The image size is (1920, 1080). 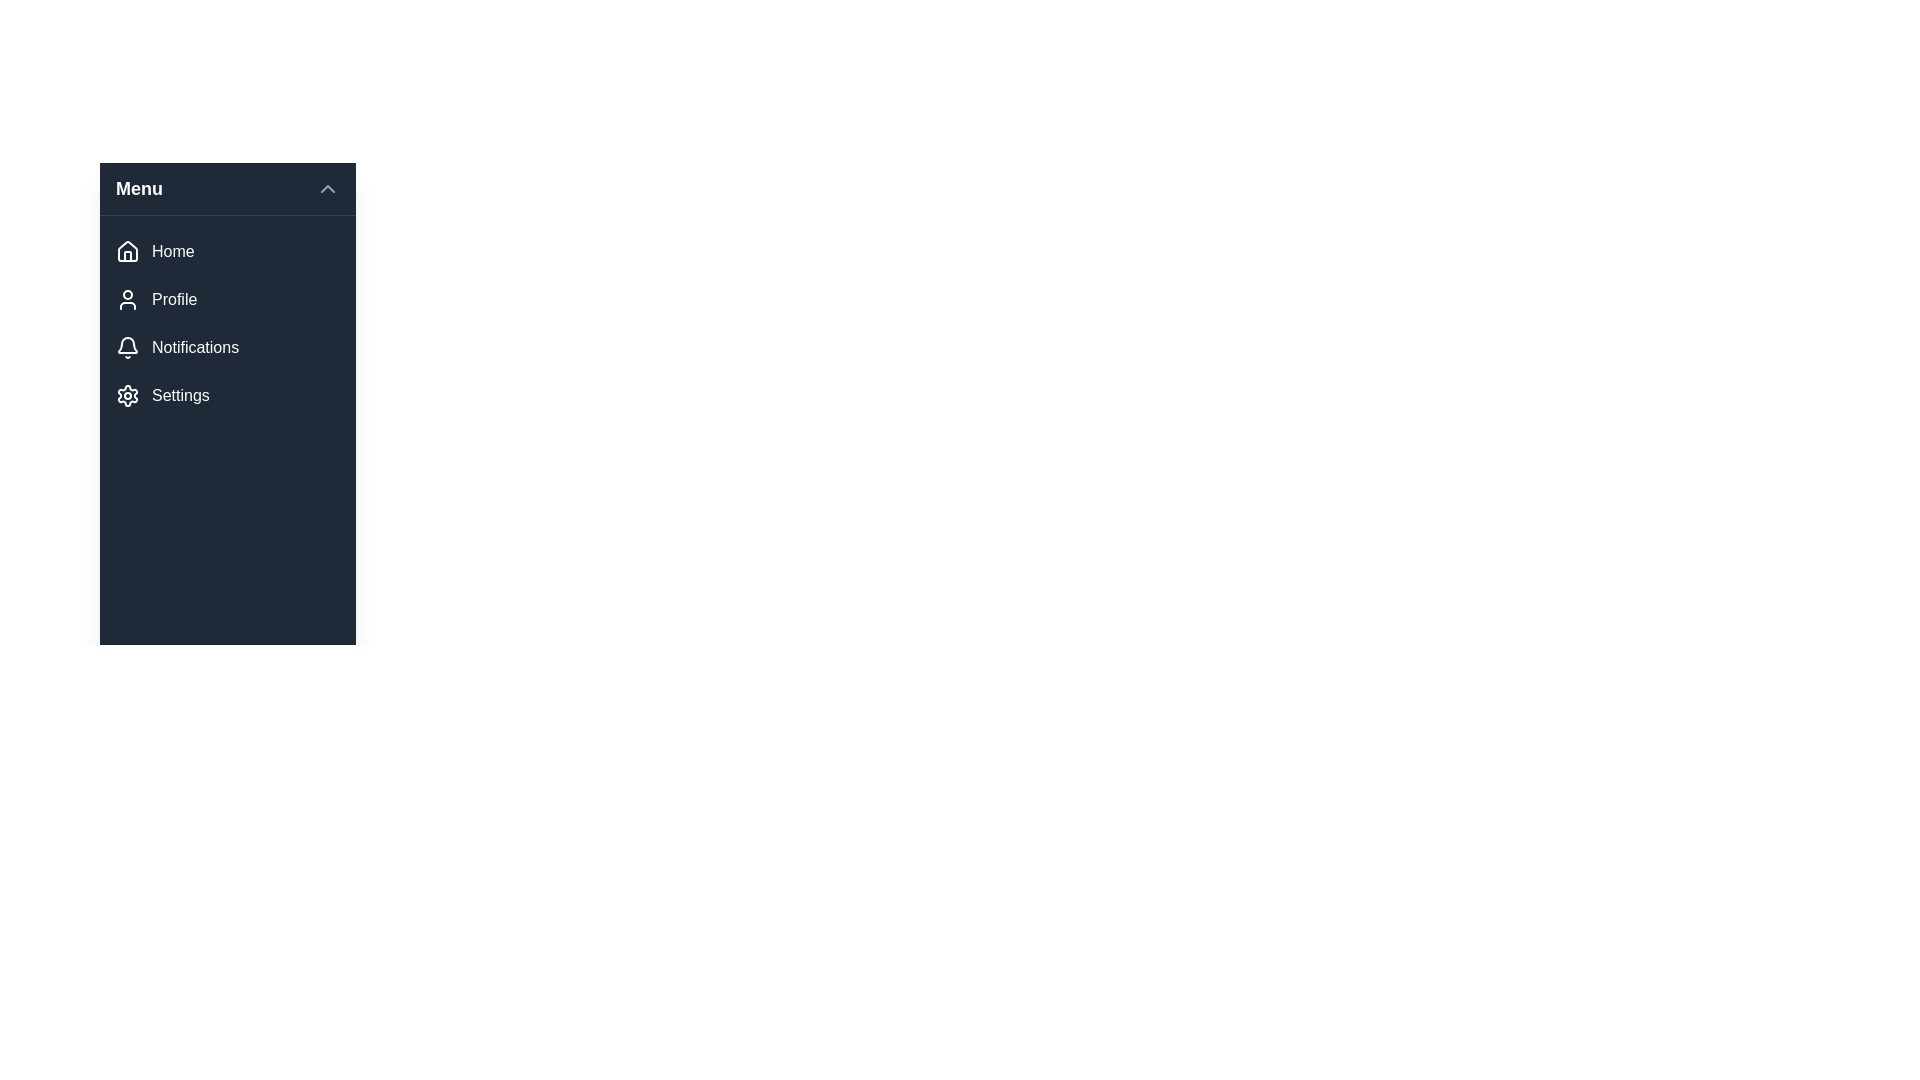 I want to click on text label indicating the application settings, located beneath the 'Notifications' menu item and to the right of the gear-shaped icon in the vertical menu on the left side of the interface, so click(x=180, y=396).